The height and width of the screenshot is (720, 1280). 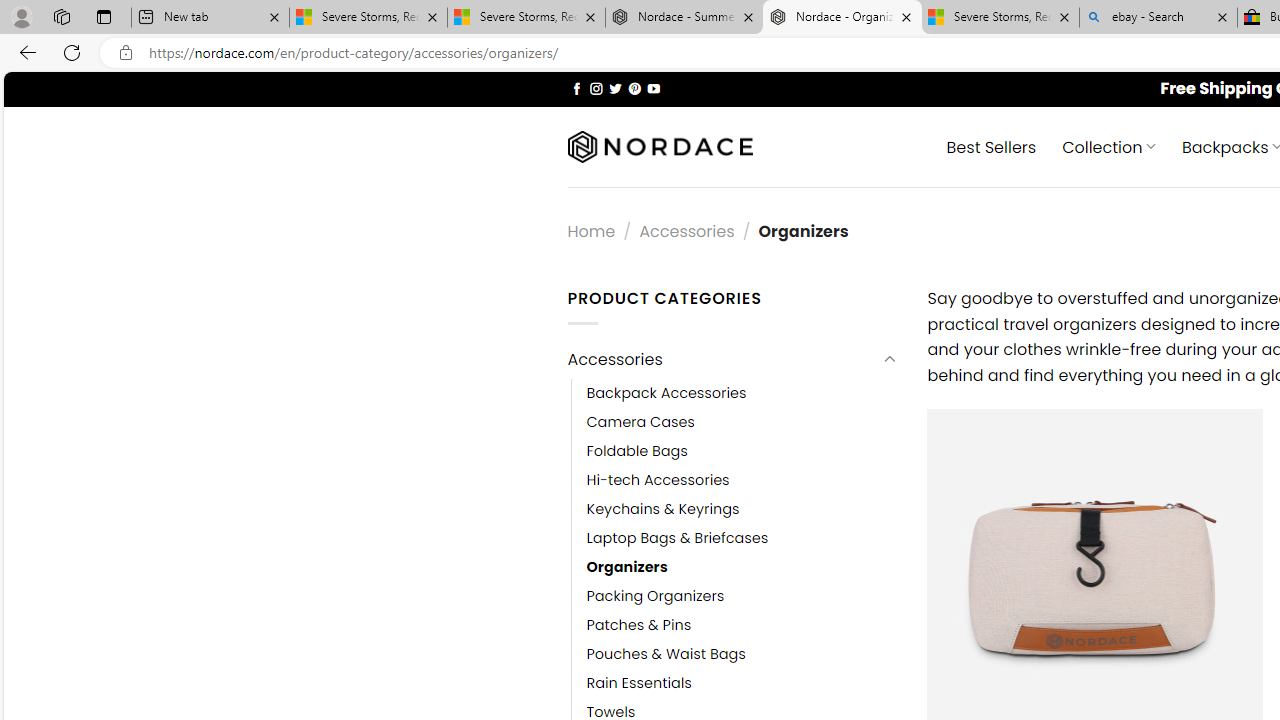 I want to click on 'Nordace - Organizers', so click(x=842, y=17).